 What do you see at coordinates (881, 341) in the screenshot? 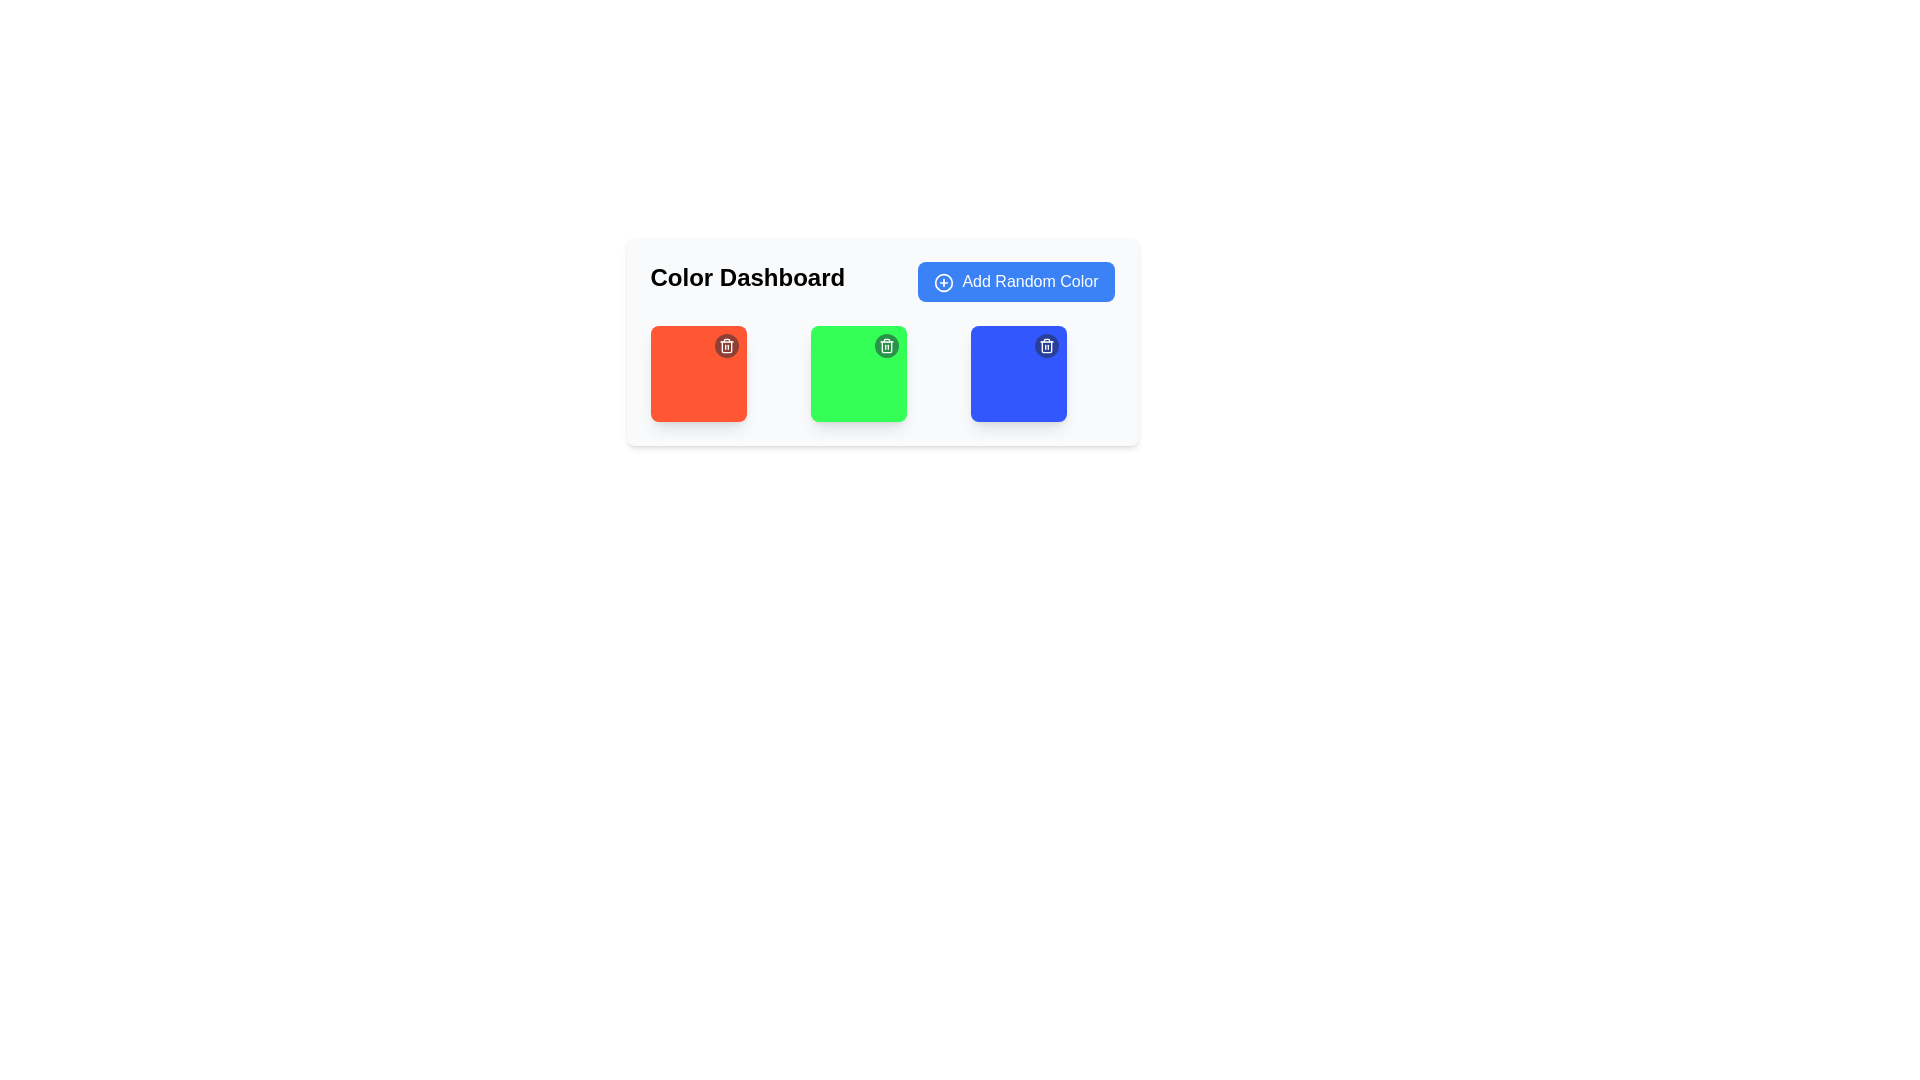
I see `the delete icon located within the Color Dashboard card` at bounding box center [881, 341].